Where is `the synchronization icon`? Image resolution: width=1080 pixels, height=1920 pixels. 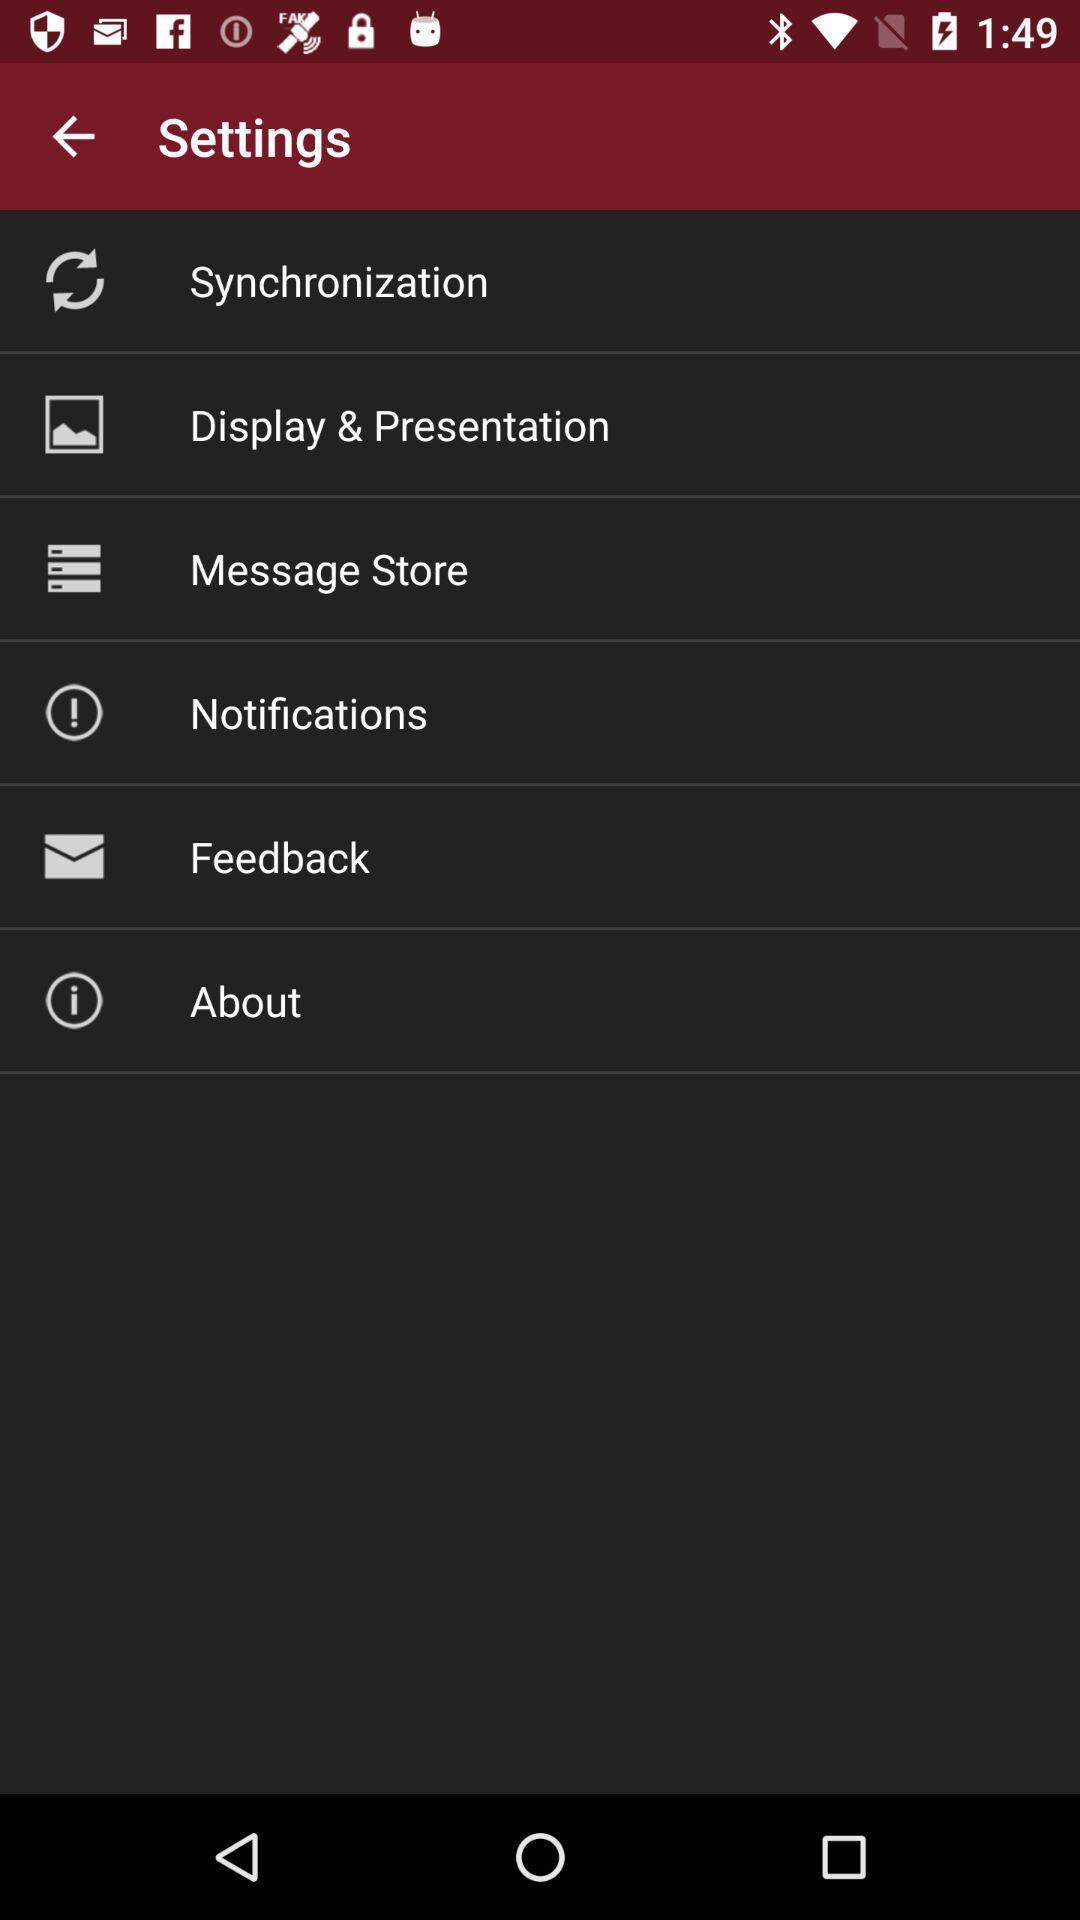
the synchronization icon is located at coordinates (338, 279).